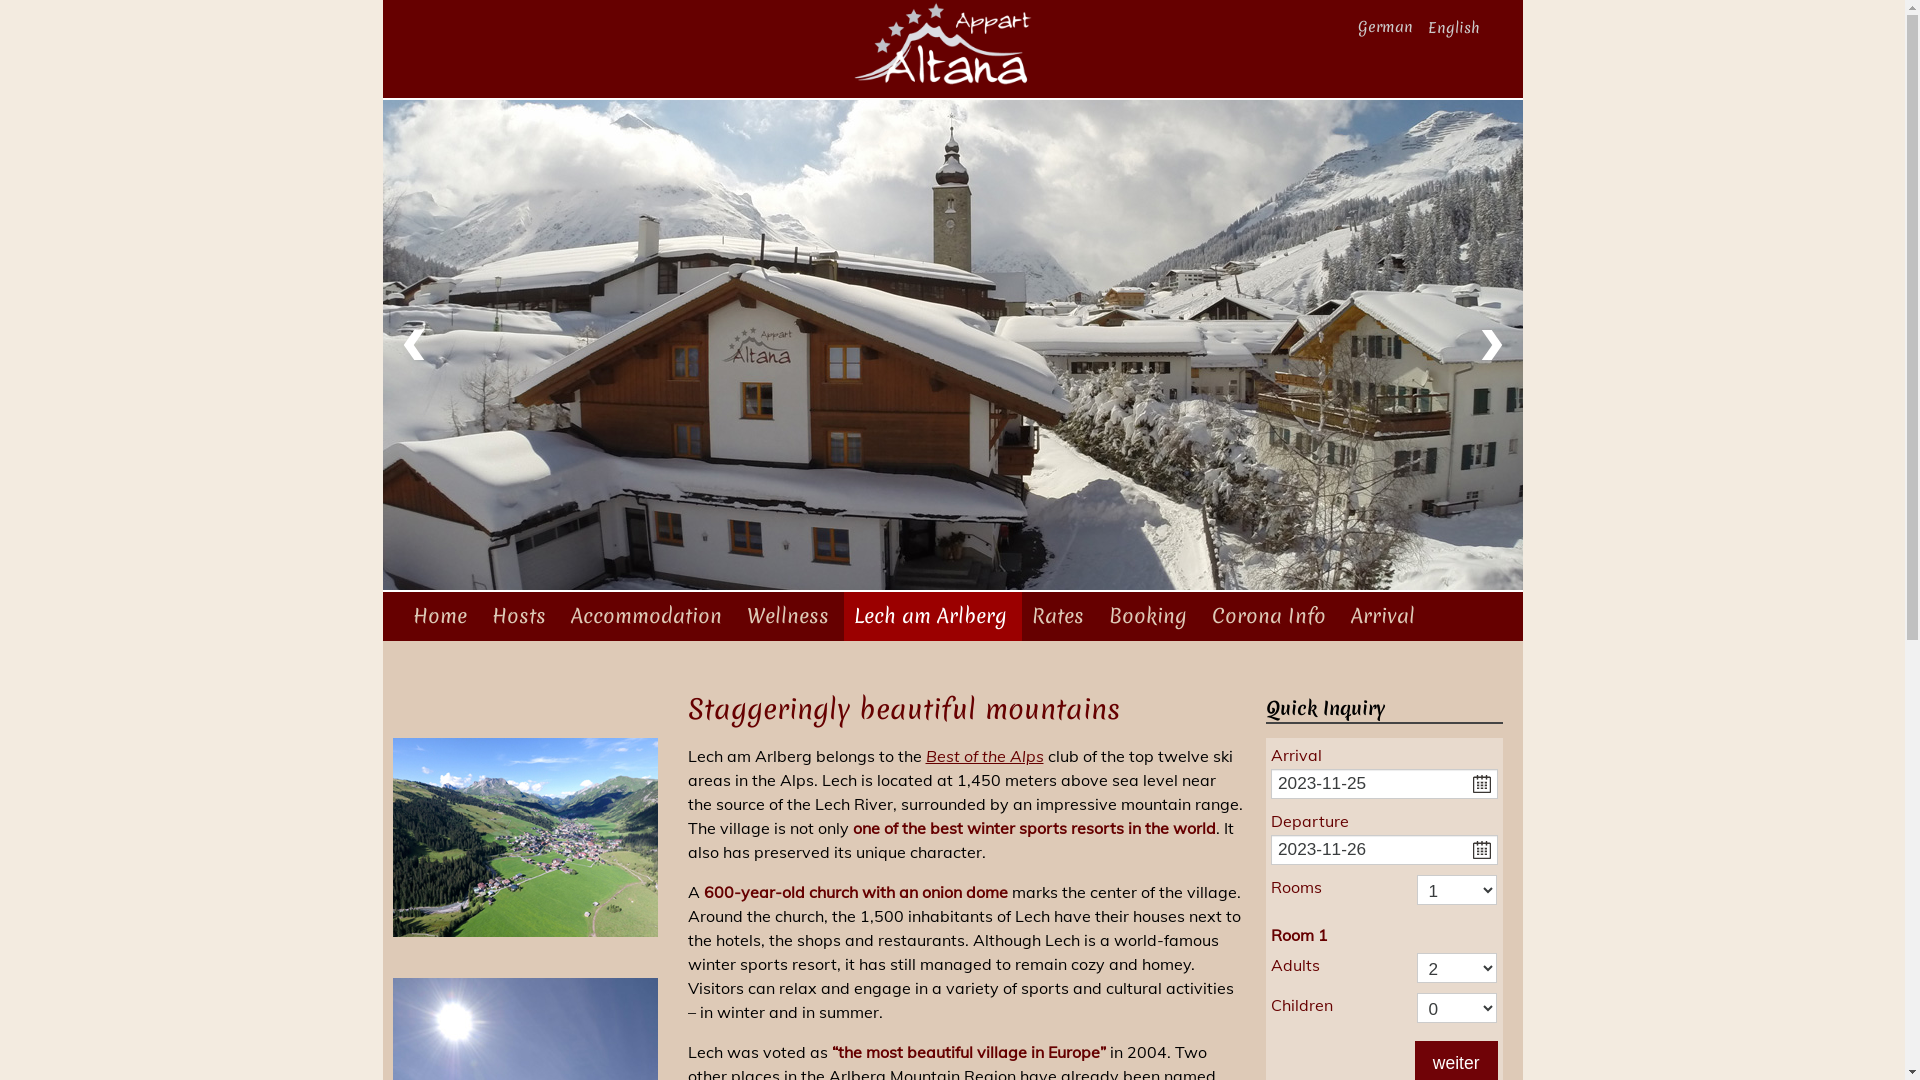 The image size is (1920, 1080). I want to click on 'Rates', so click(1059, 615).